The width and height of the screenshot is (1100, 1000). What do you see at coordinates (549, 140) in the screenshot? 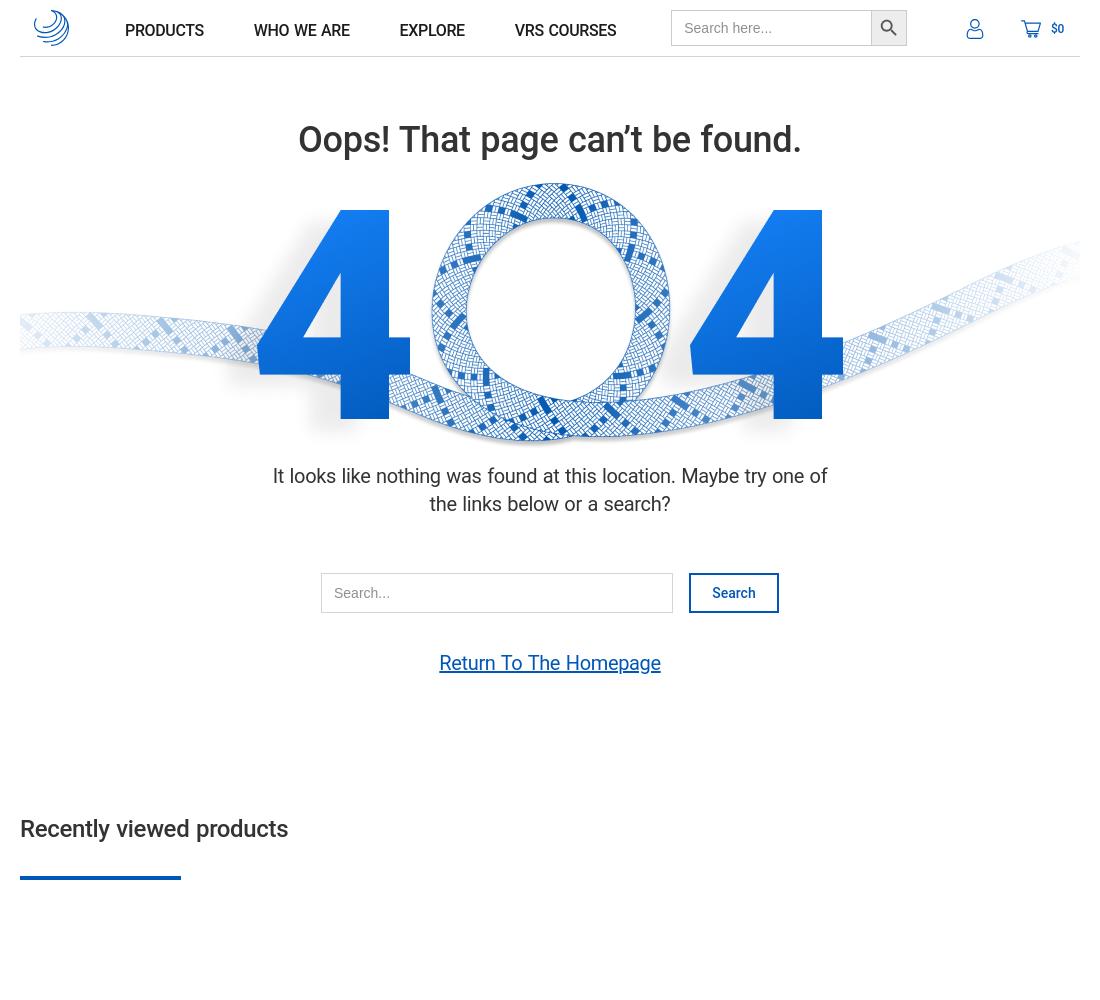
I see `'Oops! That page can’t be found.'` at bounding box center [549, 140].